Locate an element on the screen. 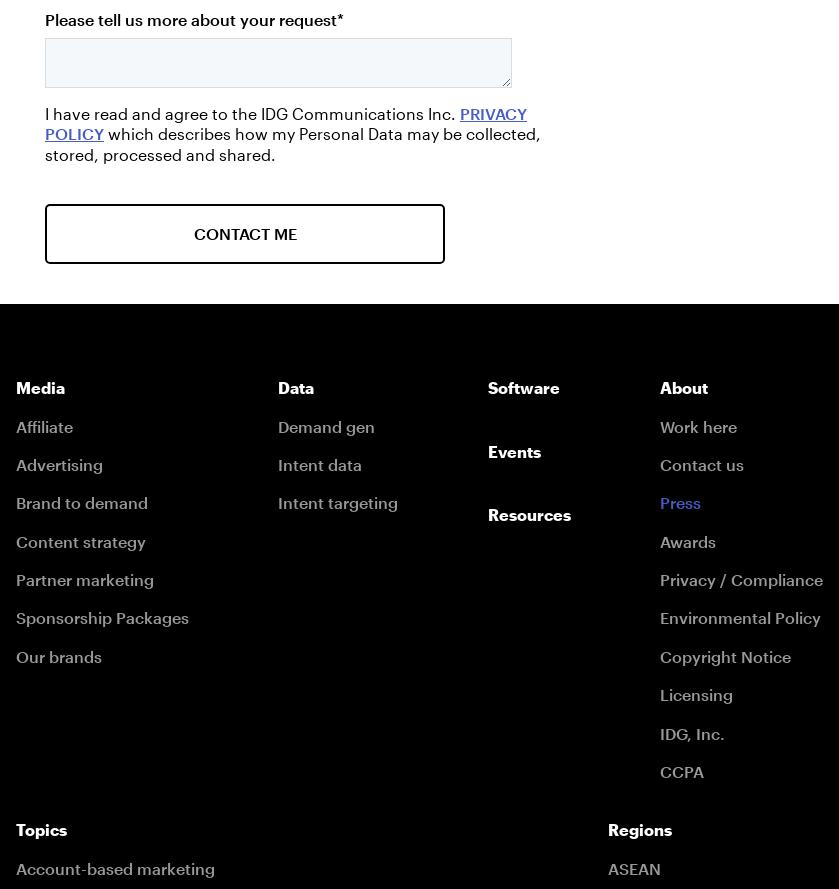 This screenshot has height=889, width=839. 'Partner marketing' is located at coordinates (84, 578).